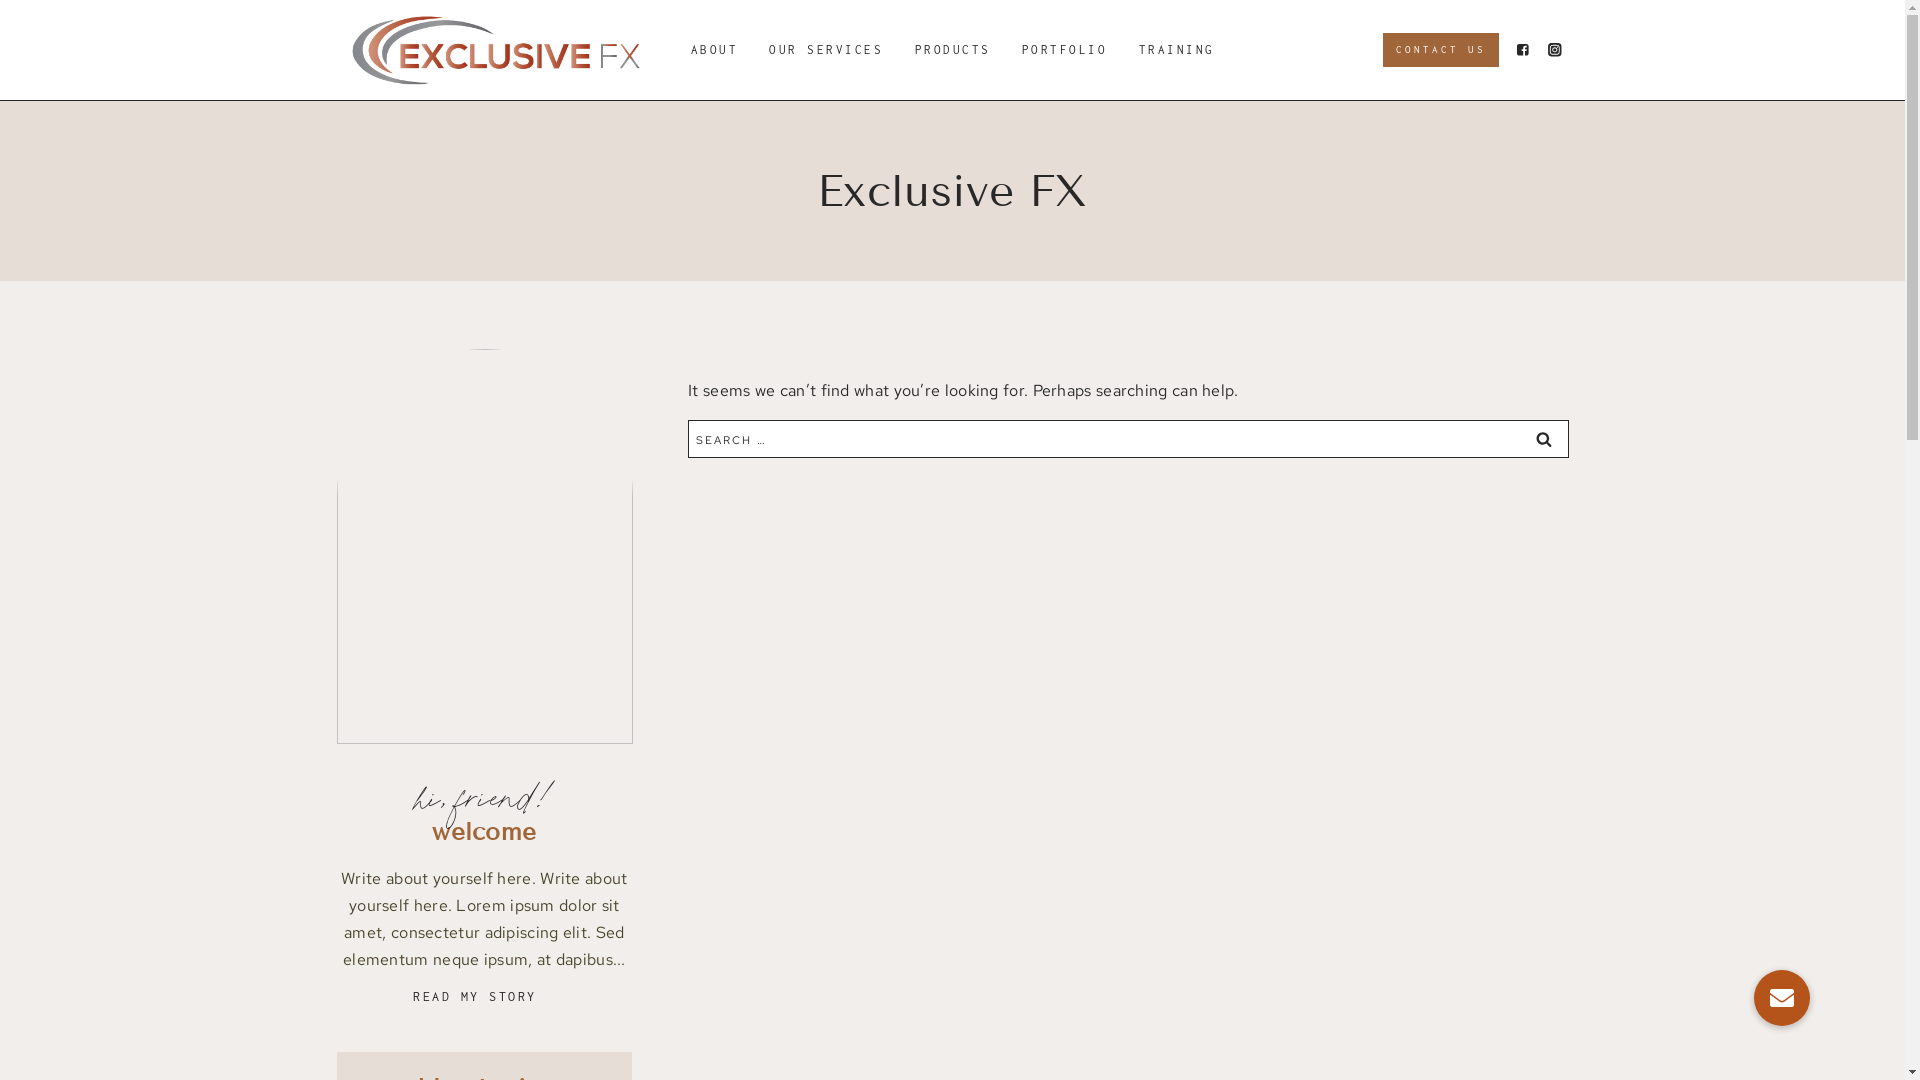  Describe the element at coordinates (714, 49) in the screenshot. I see `'ABOUT'` at that location.